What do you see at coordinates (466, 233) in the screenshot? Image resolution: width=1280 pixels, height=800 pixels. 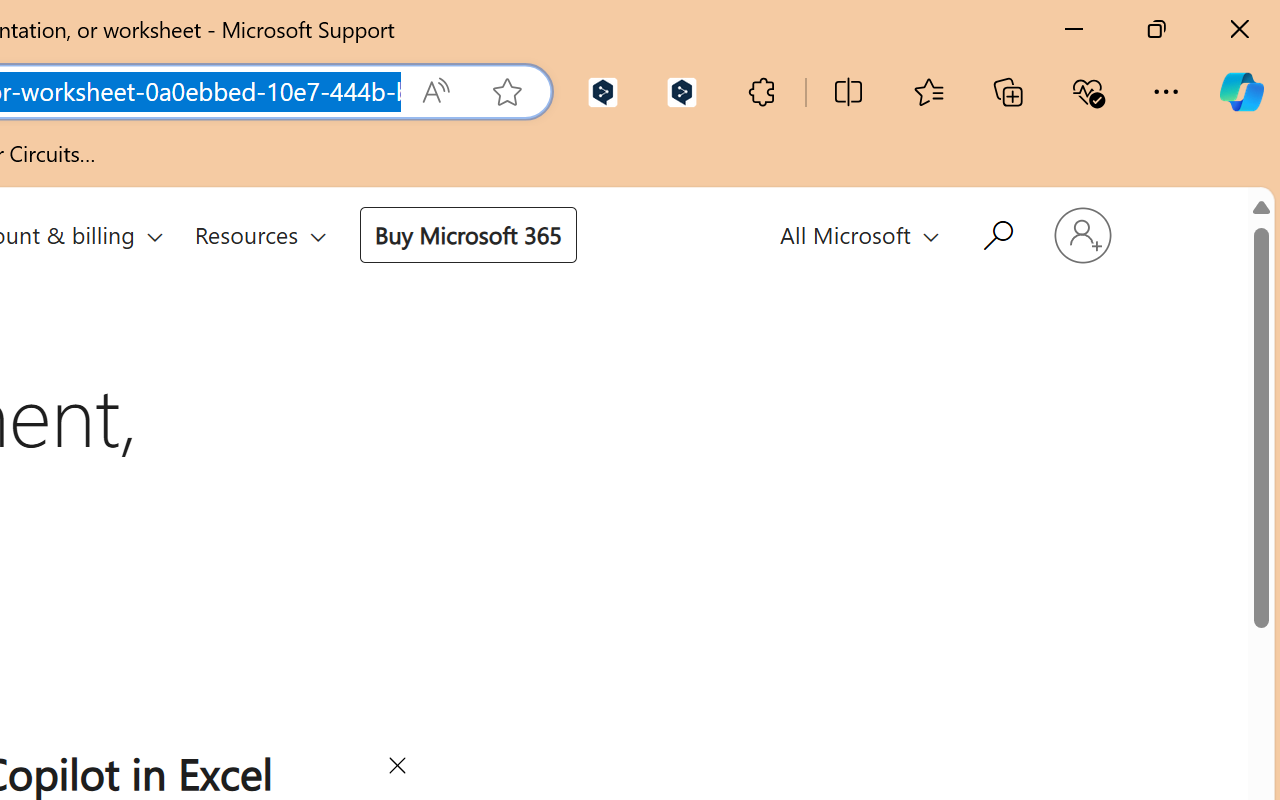 I see `'Buy Microsoft 365'` at bounding box center [466, 233].